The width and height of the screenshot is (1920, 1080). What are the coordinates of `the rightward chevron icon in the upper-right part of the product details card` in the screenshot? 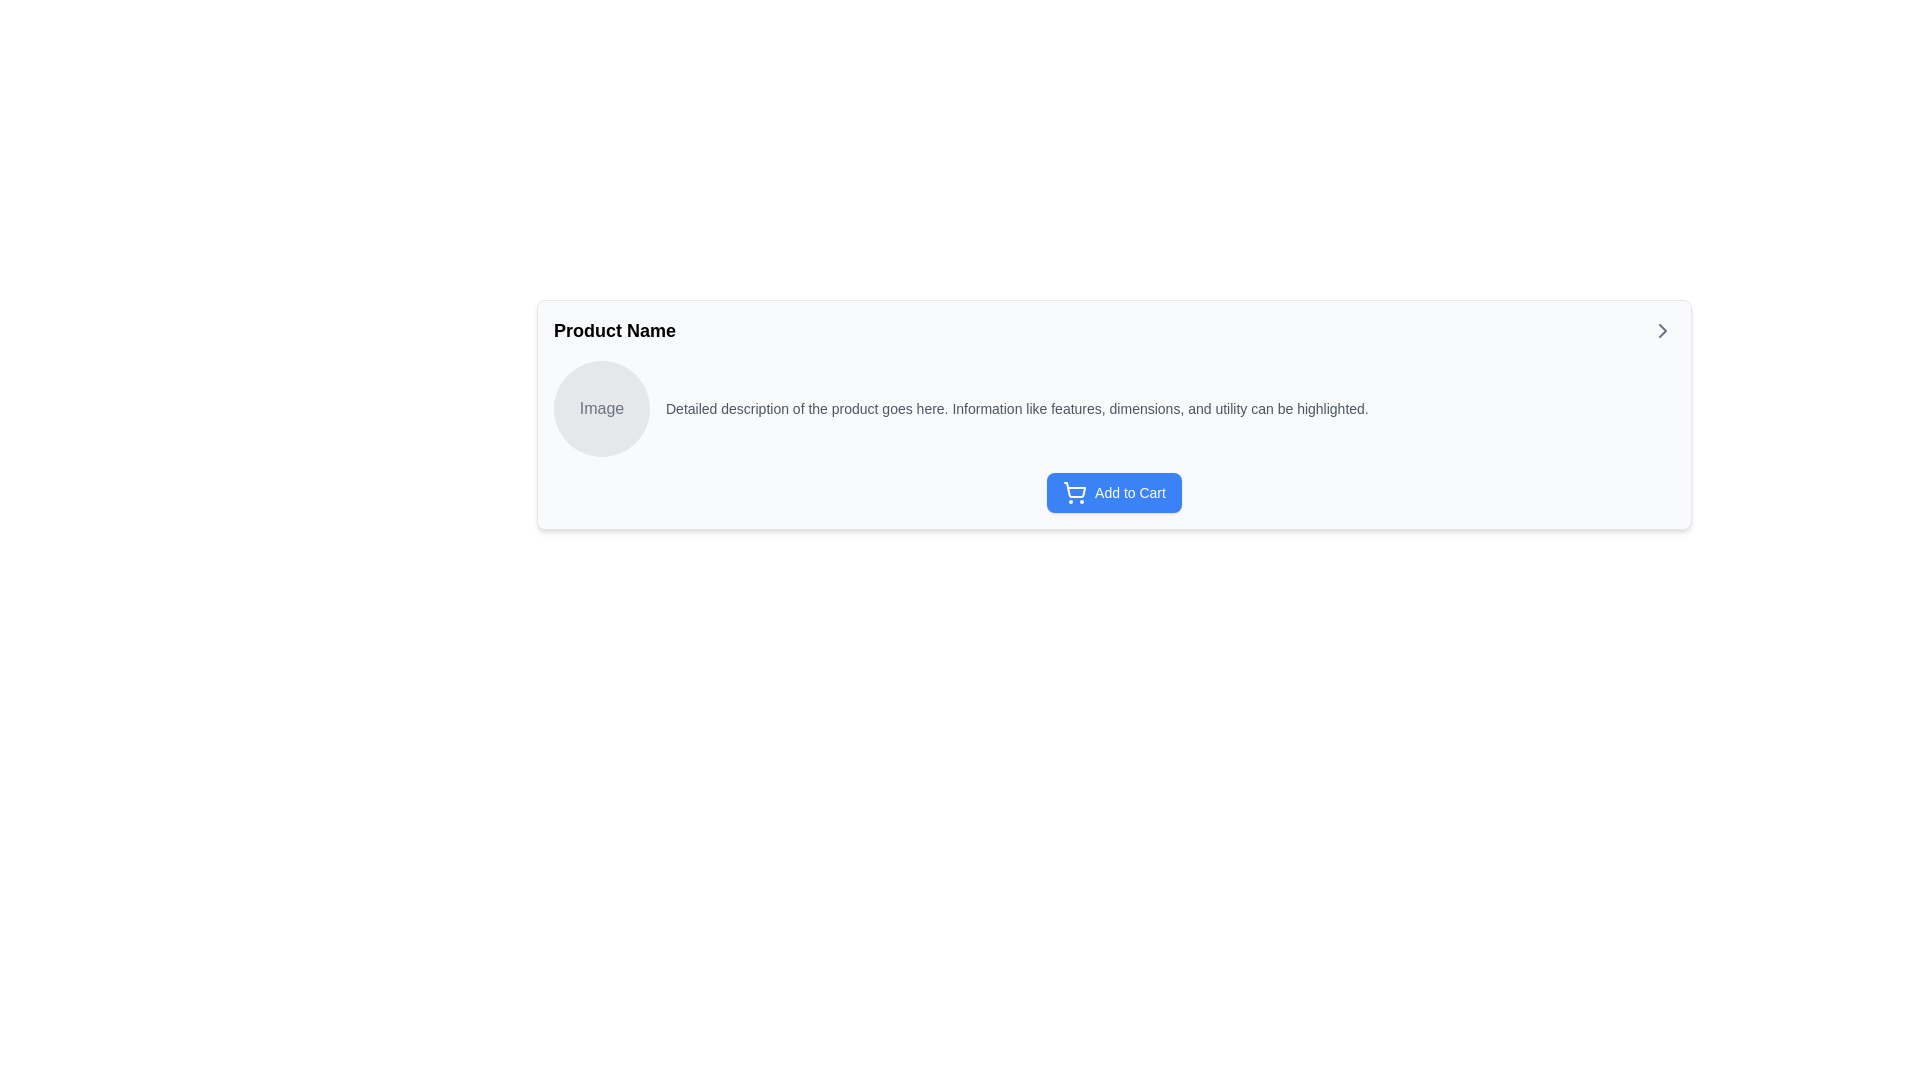 It's located at (1662, 330).